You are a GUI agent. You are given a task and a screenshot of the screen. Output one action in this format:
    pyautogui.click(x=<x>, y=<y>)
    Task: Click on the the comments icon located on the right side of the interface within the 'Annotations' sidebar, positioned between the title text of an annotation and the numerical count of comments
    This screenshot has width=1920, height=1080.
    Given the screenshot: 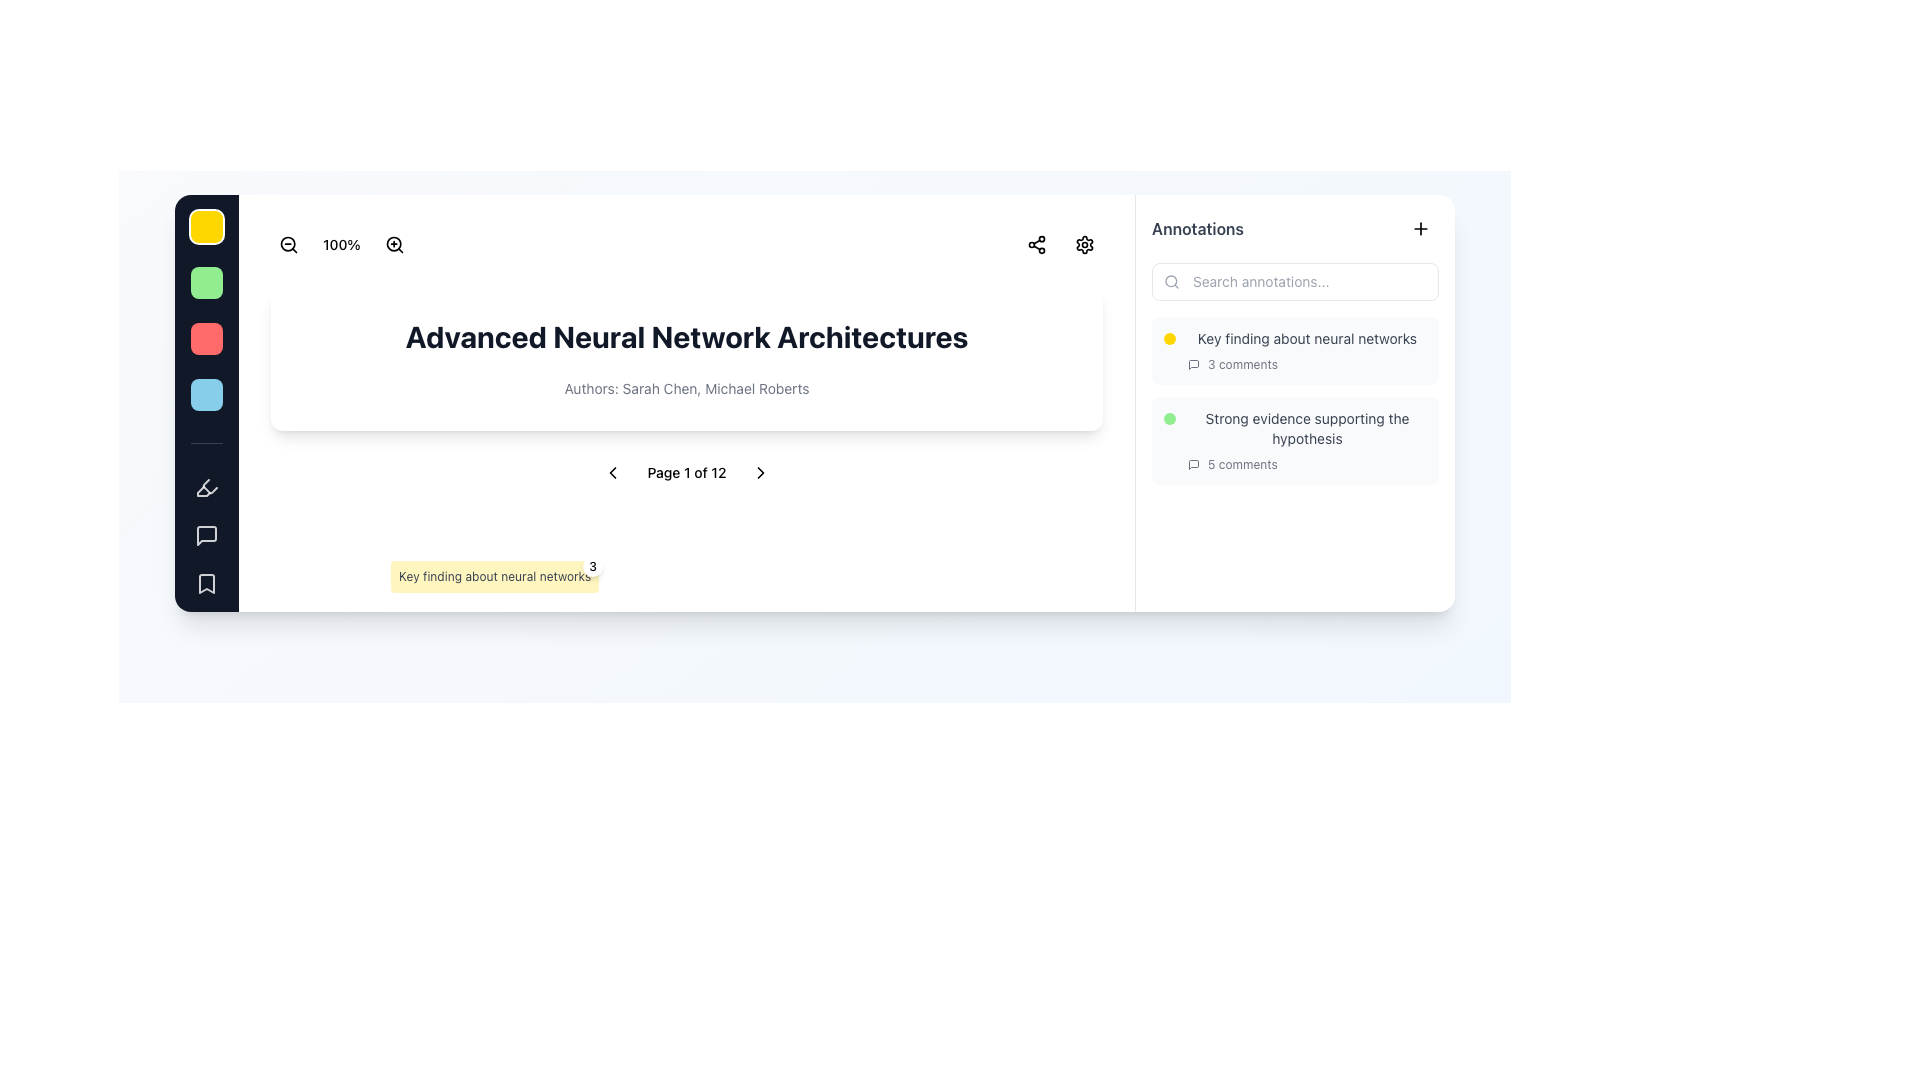 What is the action you would take?
    pyautogui.click(x=1194, y=465)
    